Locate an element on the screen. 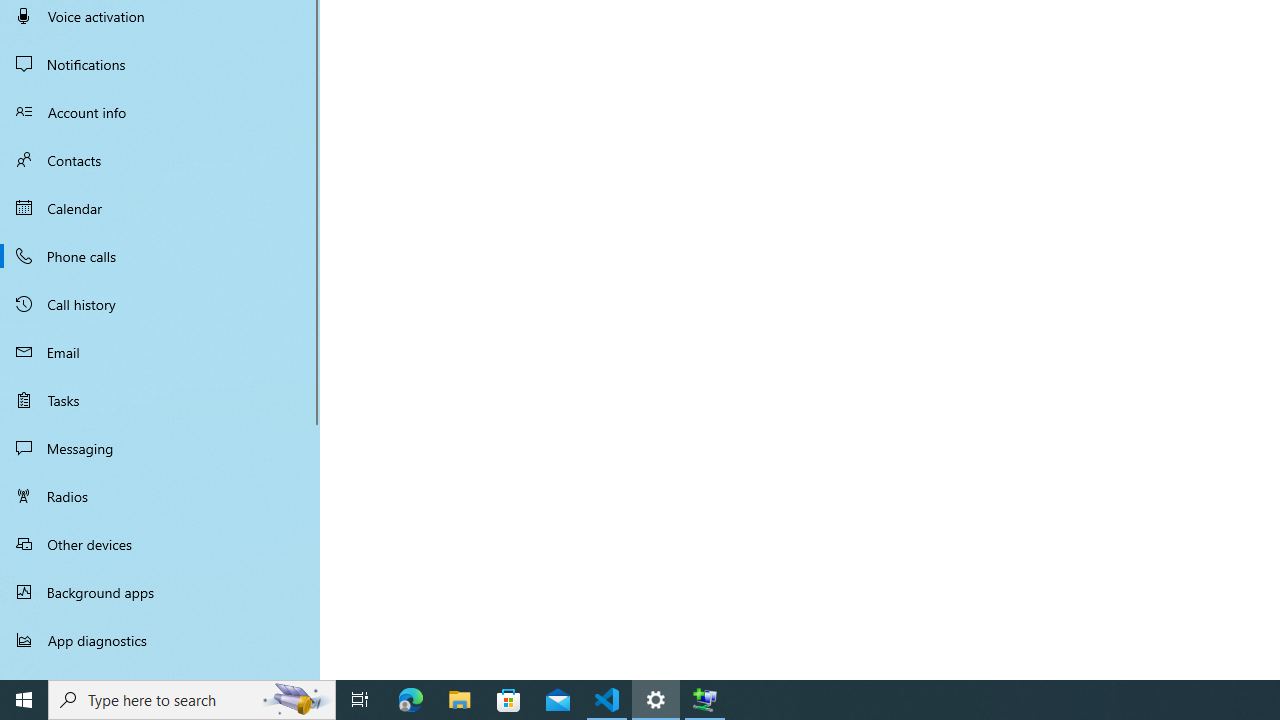  'Background apps' is located at coordinates (160, 591).